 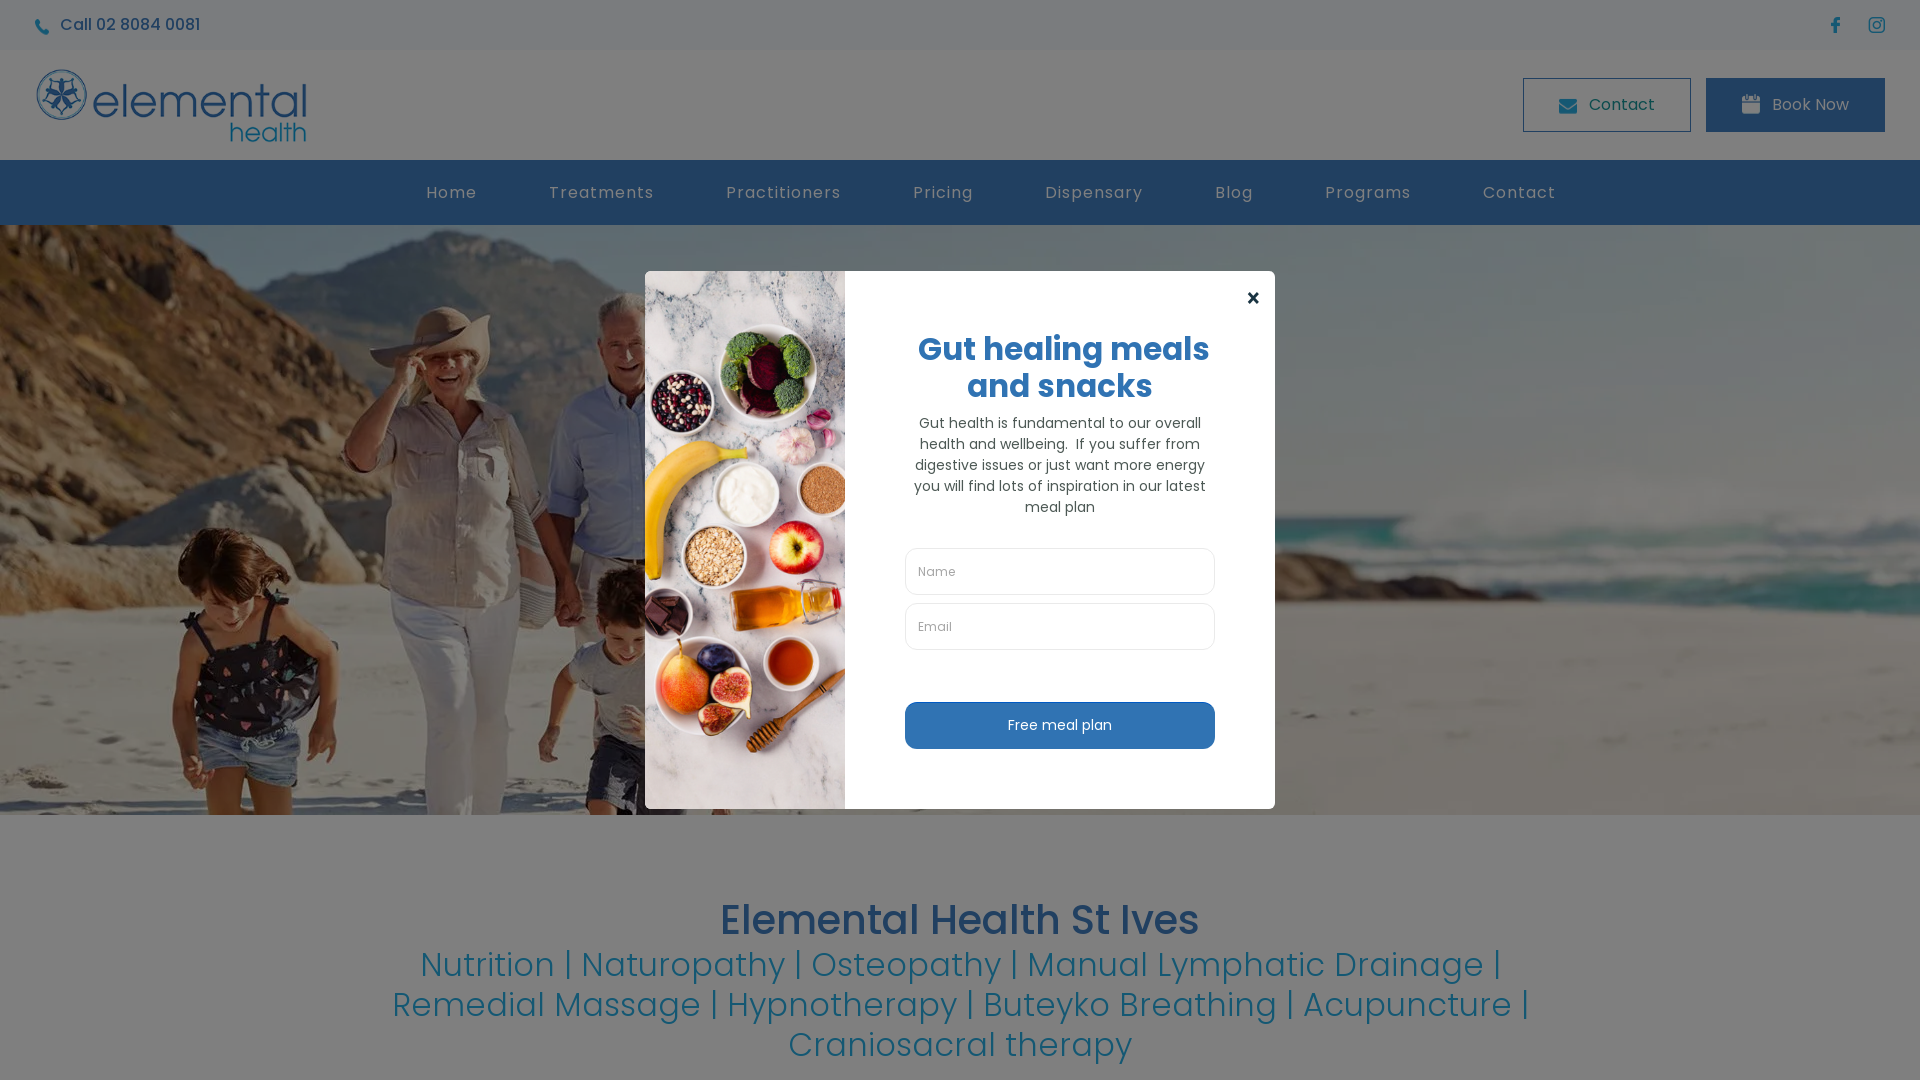 What do you see at coordinates (171, 103) in the screenshot?
I see `'Elemental Health'` at bounding box center [171, 103].